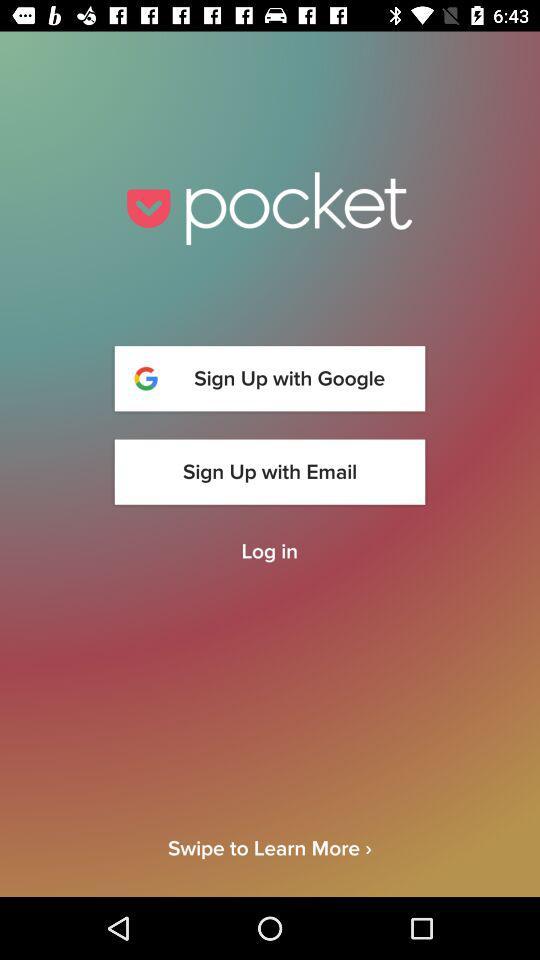 The image size is (540, 960). I want to click on swipe to learn item, so click(270, 865).